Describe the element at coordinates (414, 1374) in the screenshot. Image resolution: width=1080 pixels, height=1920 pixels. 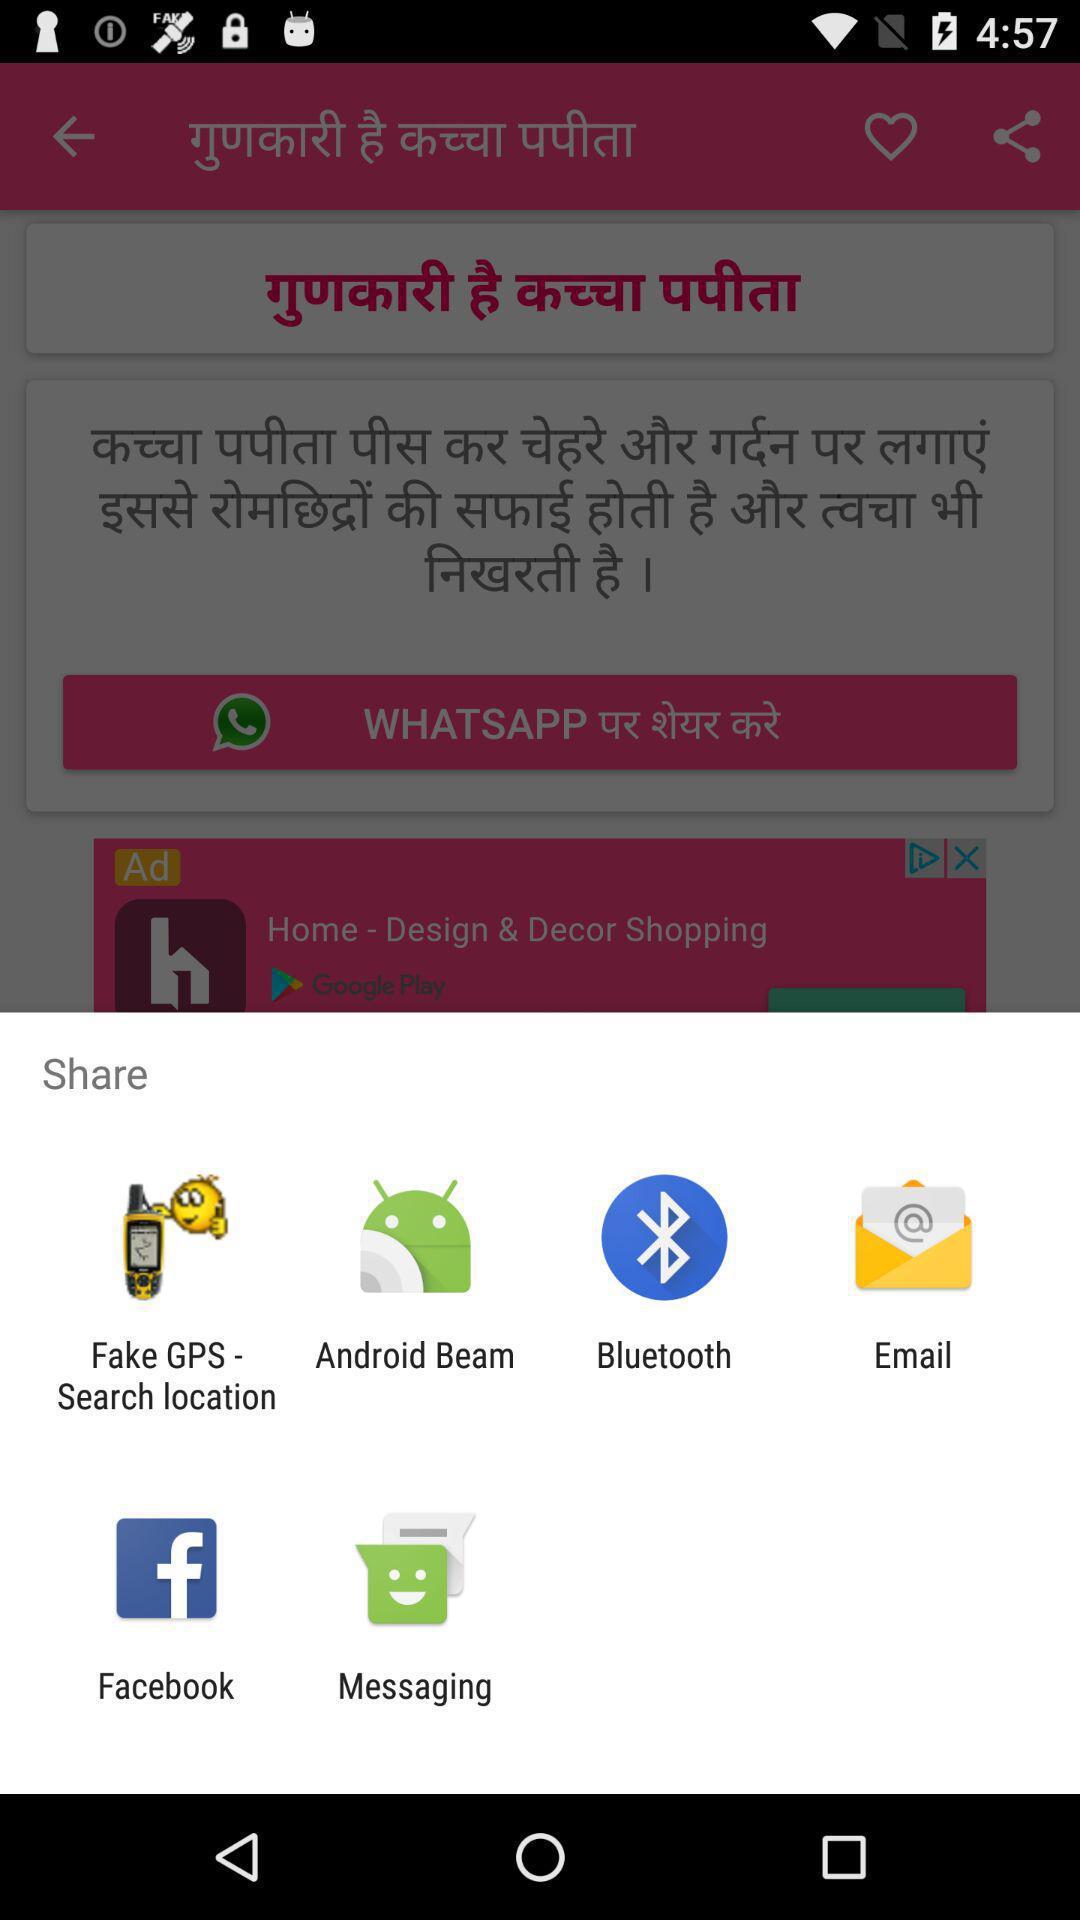
I see `icon next to fake gps search item` at that location.